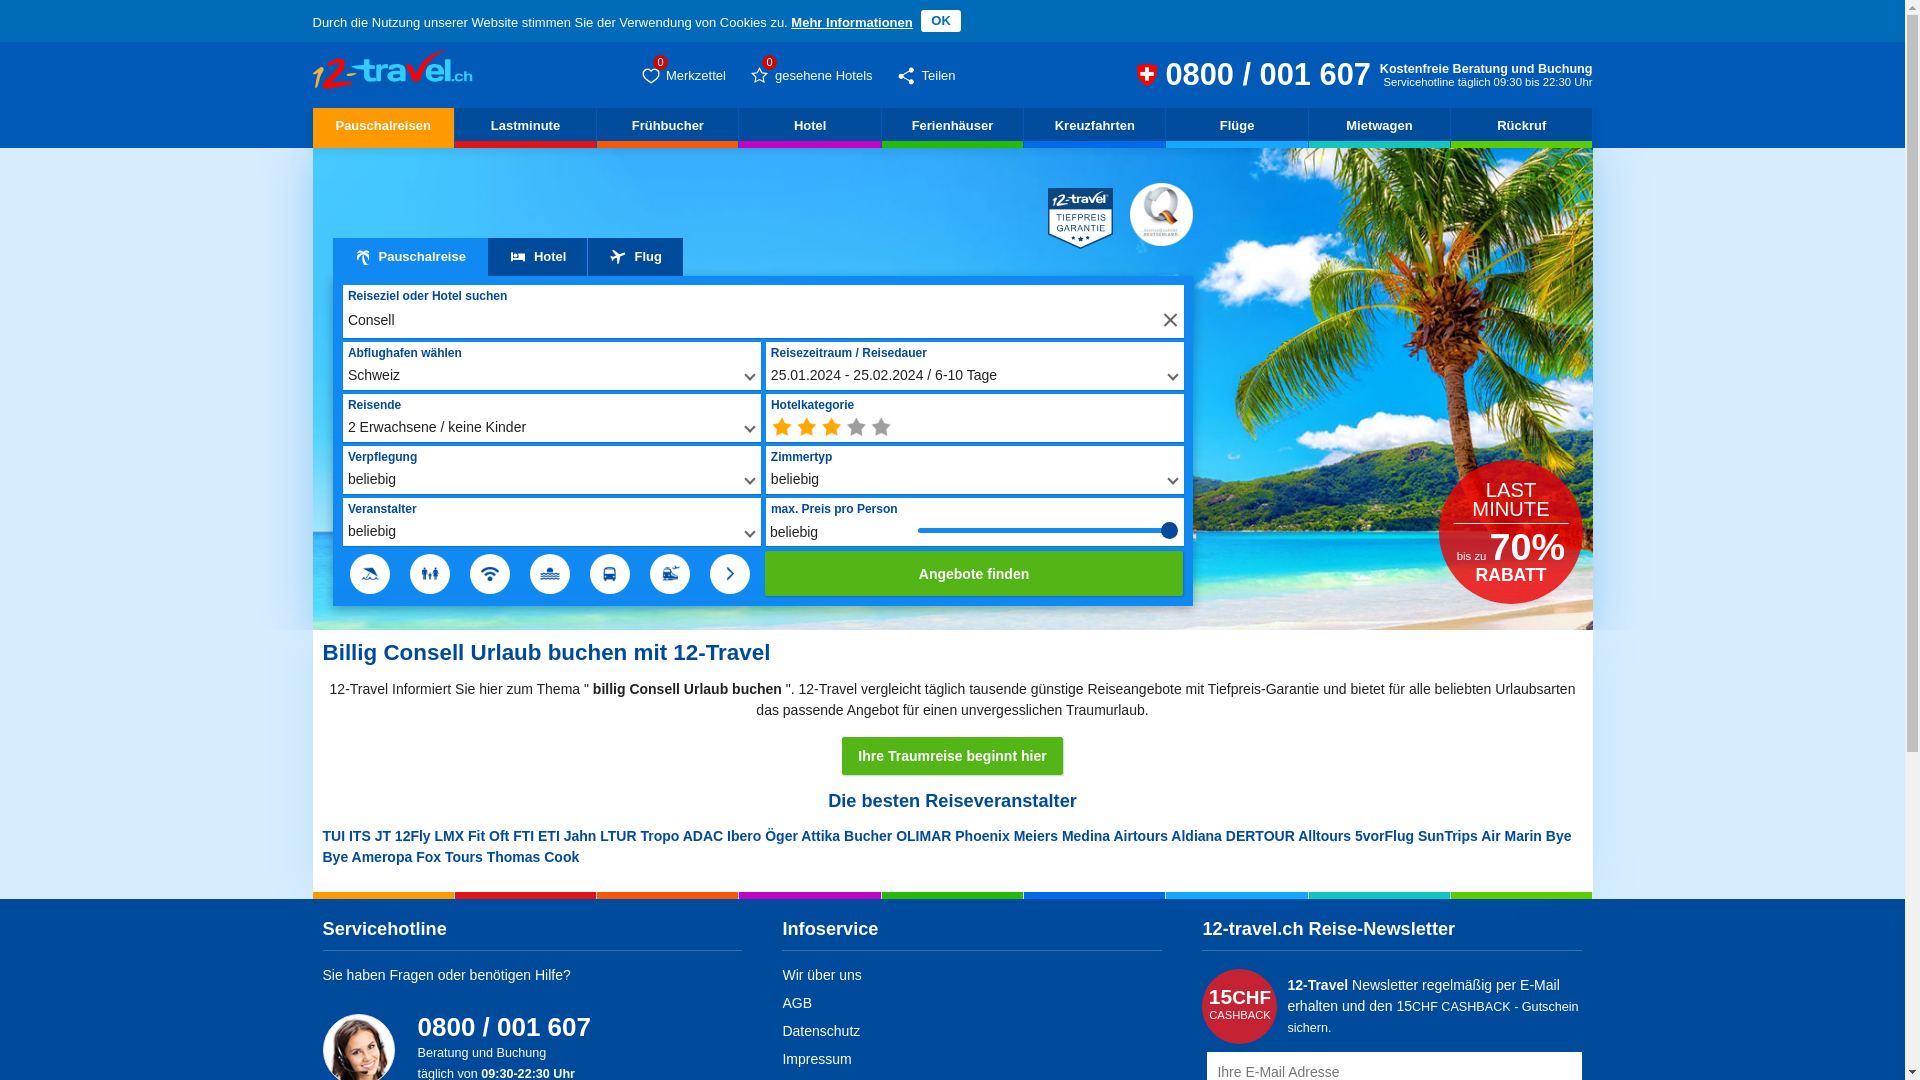 The image size is (1920, 1080). I want to click on 'Thomas Cook', so click(486, 855).